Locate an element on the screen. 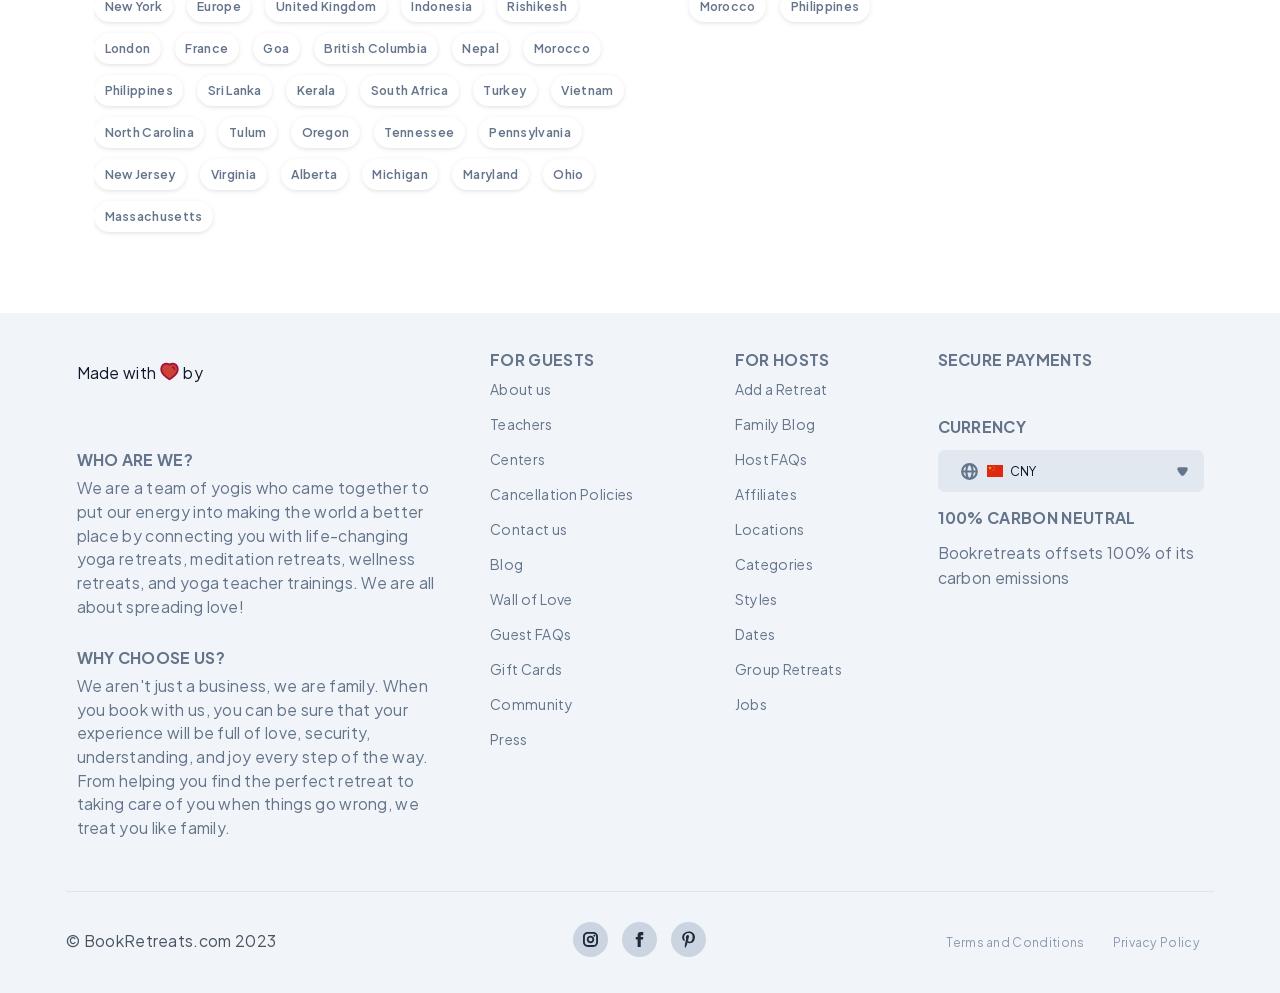 The height and width of the screenshot is (993, 1280). 'Oregon' is located at coordinates (324, 130).